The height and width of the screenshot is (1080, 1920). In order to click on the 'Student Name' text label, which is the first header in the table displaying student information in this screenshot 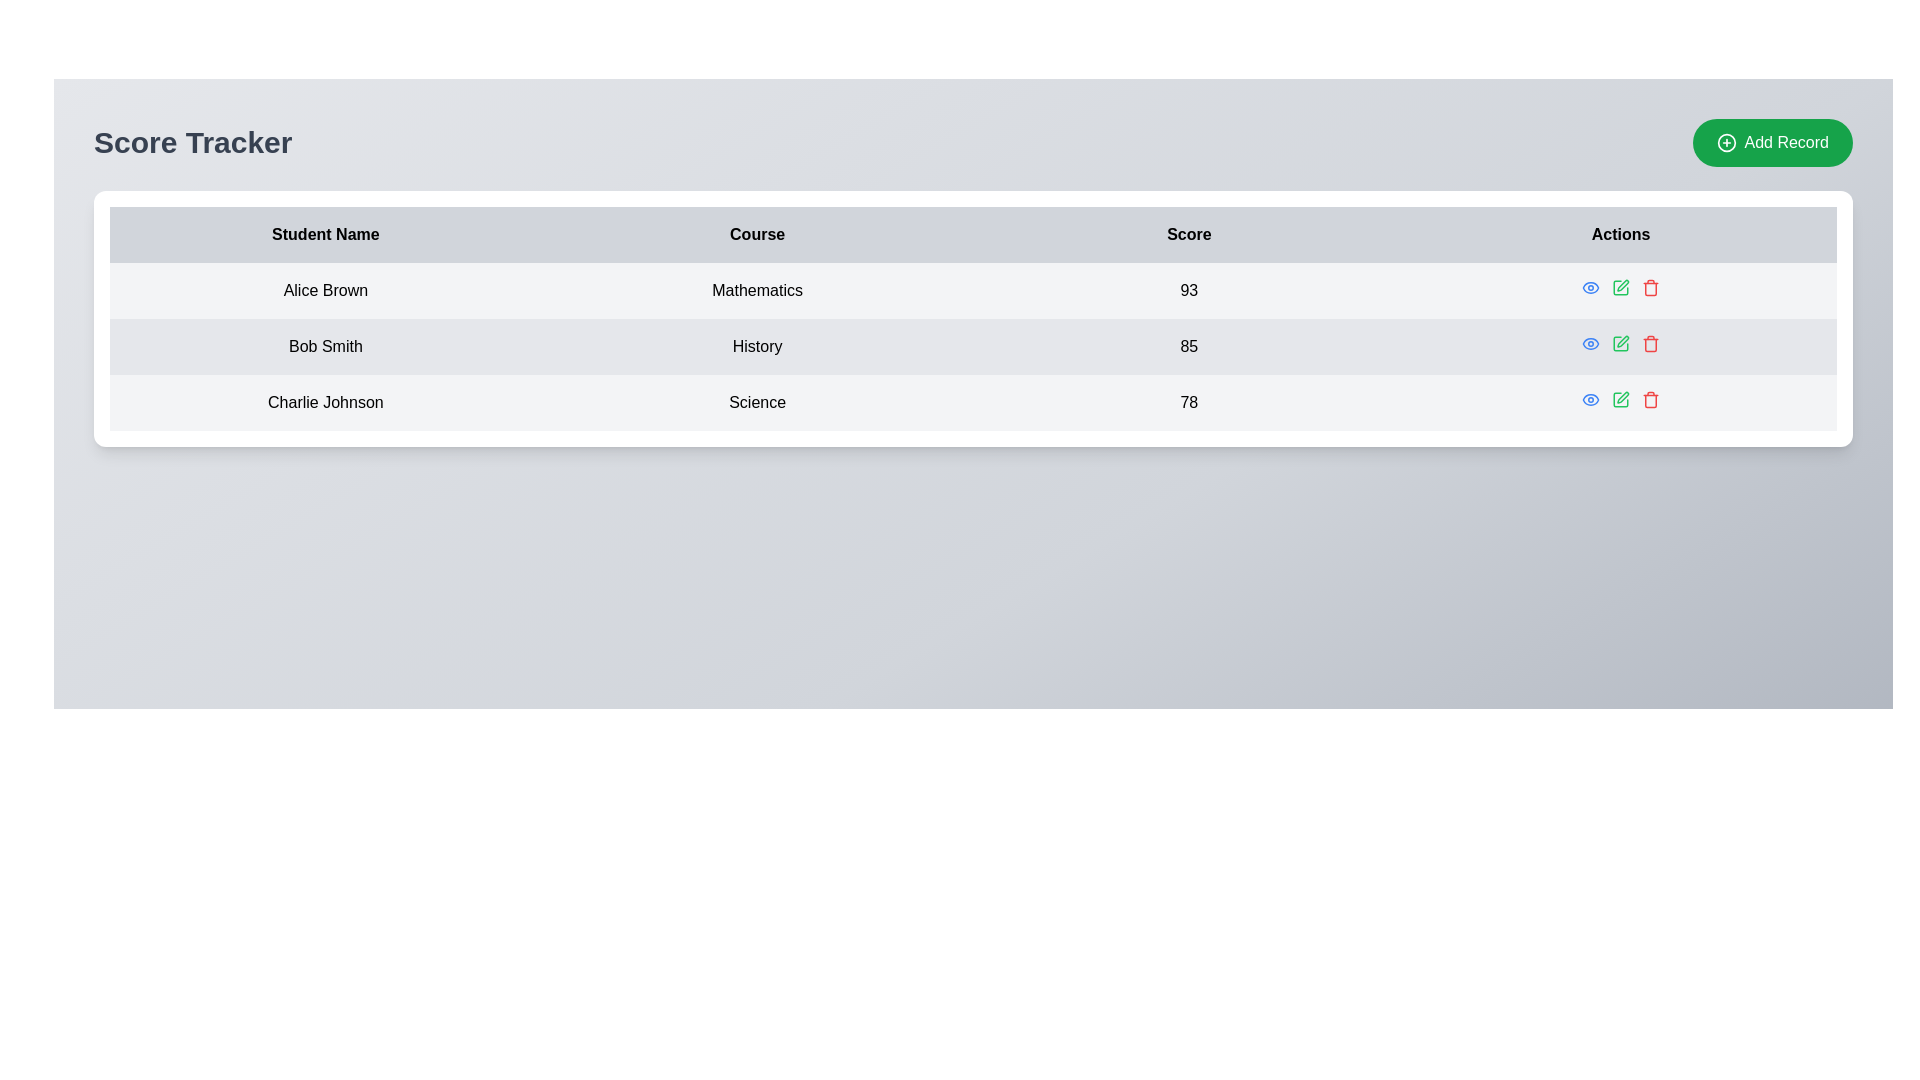, I will do `click(325, 234)`.